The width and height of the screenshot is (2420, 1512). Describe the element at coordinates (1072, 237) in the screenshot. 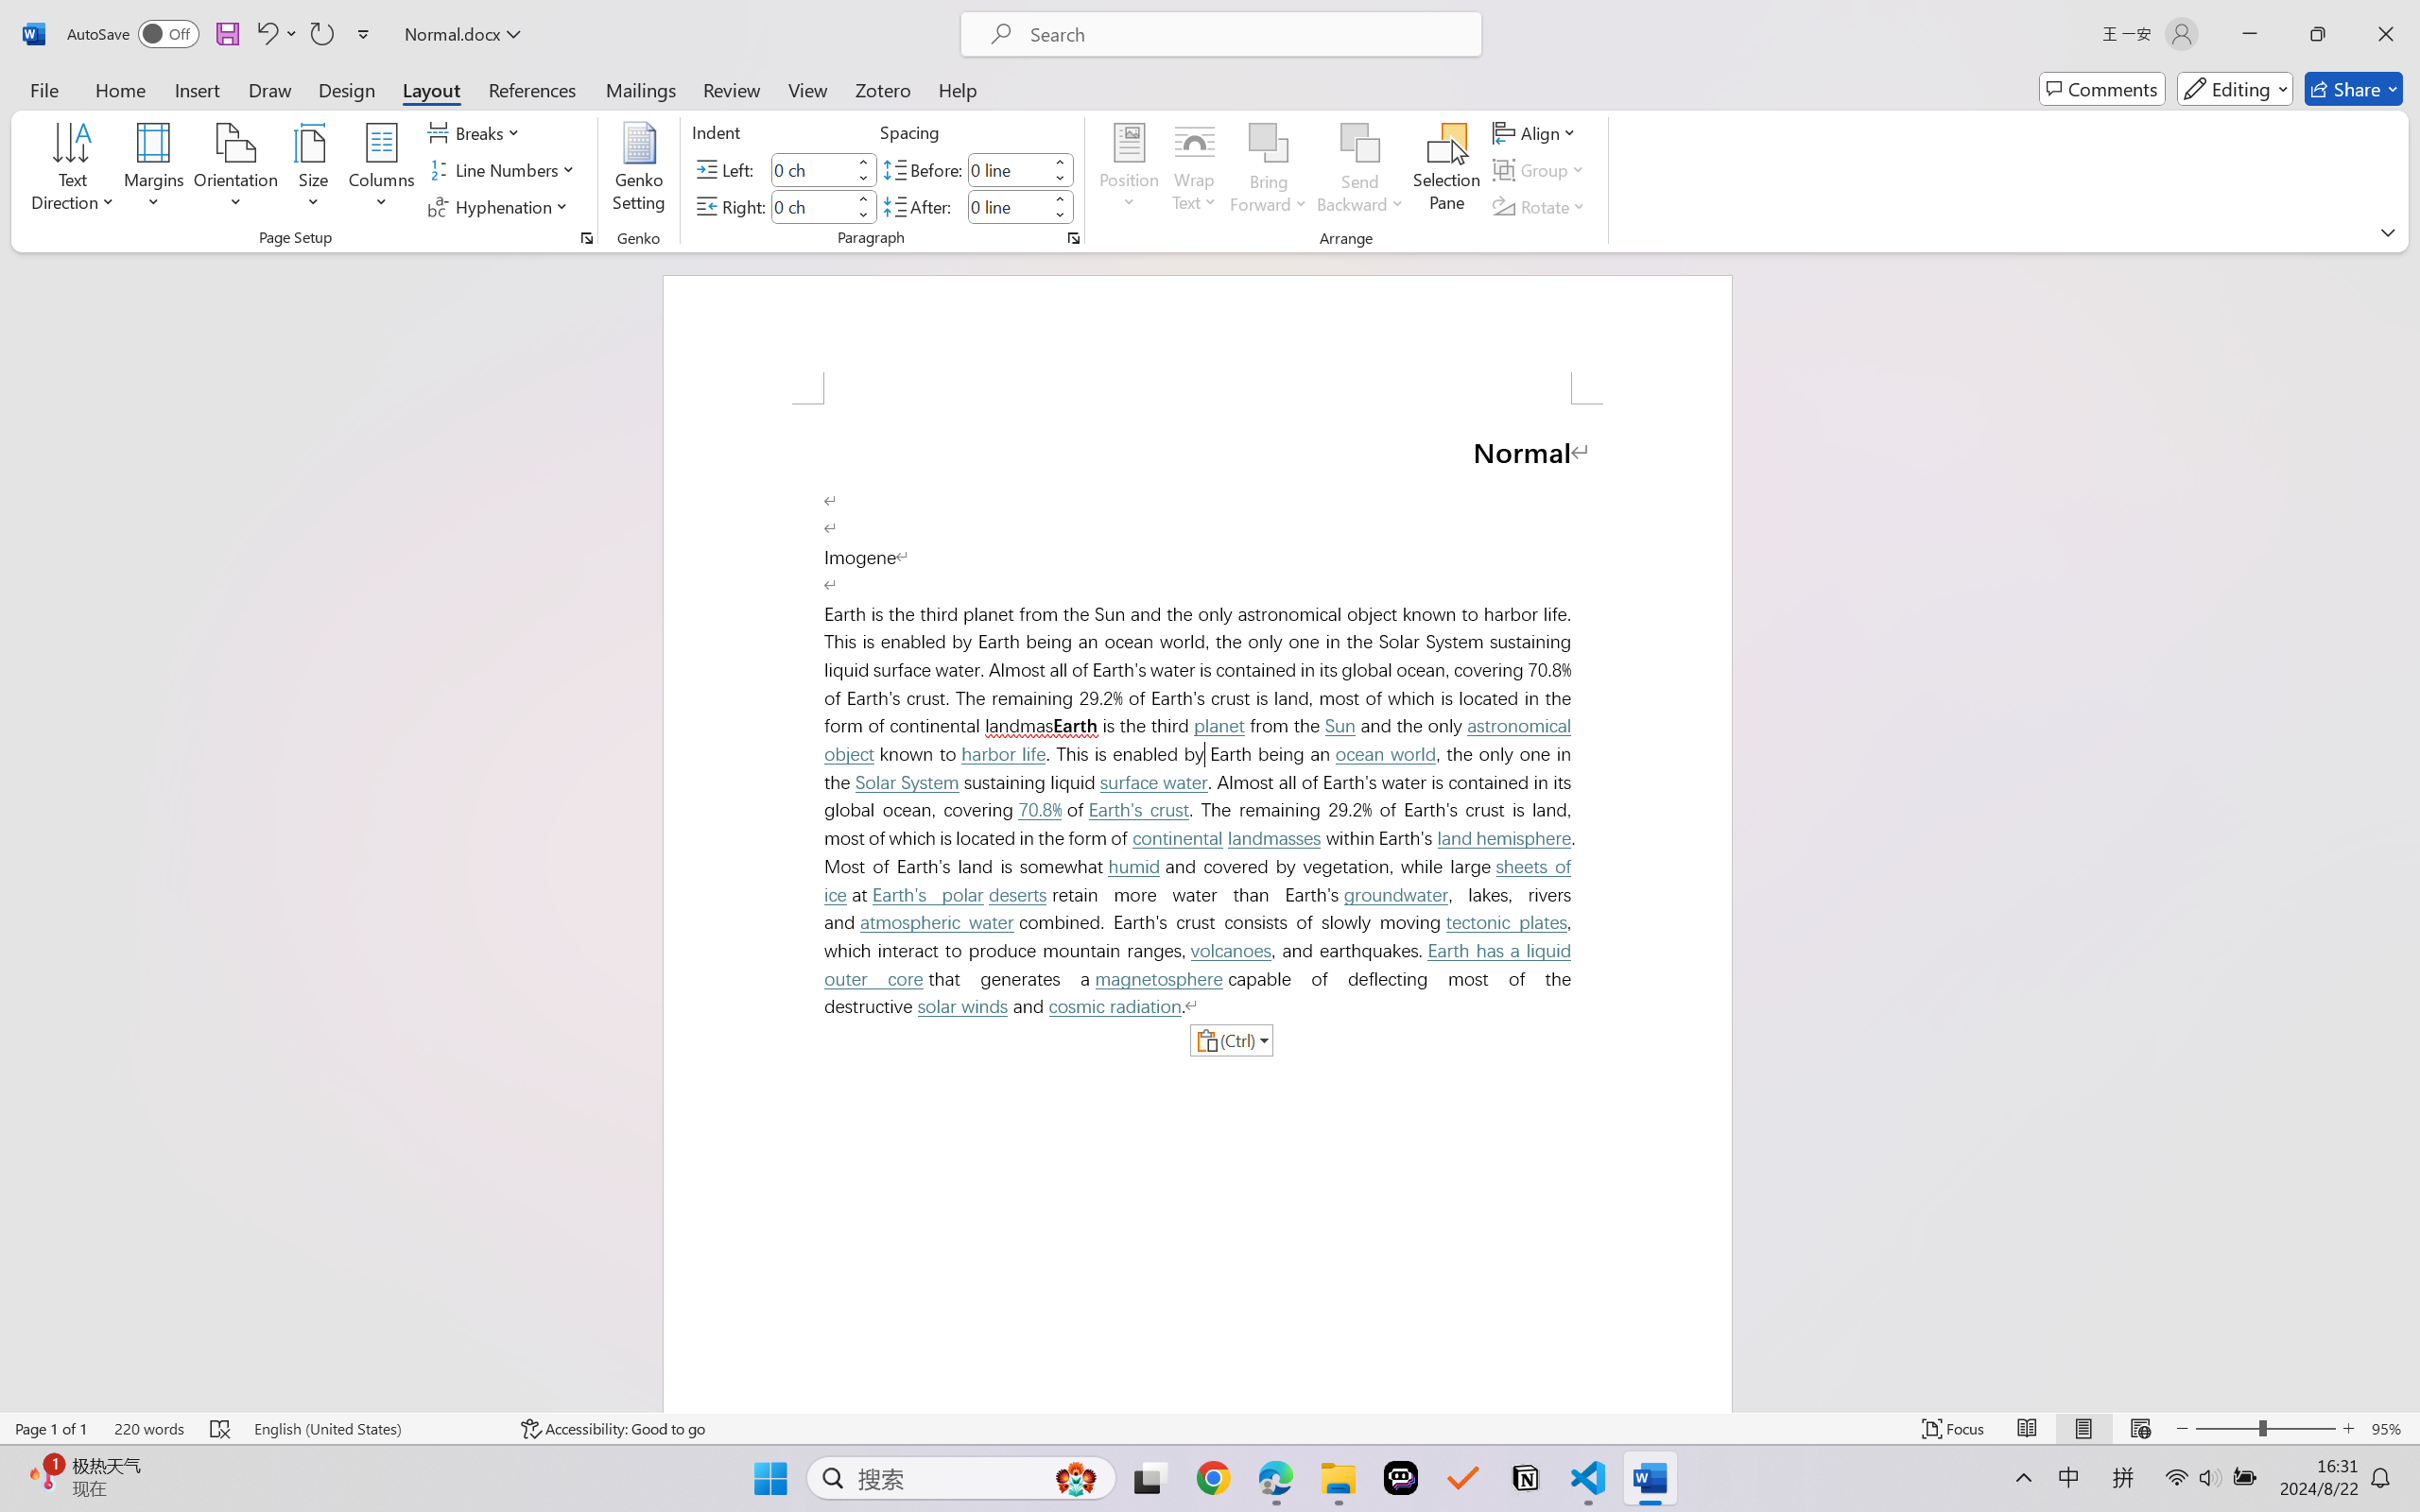

I see `'Paragraph...'` at that location.